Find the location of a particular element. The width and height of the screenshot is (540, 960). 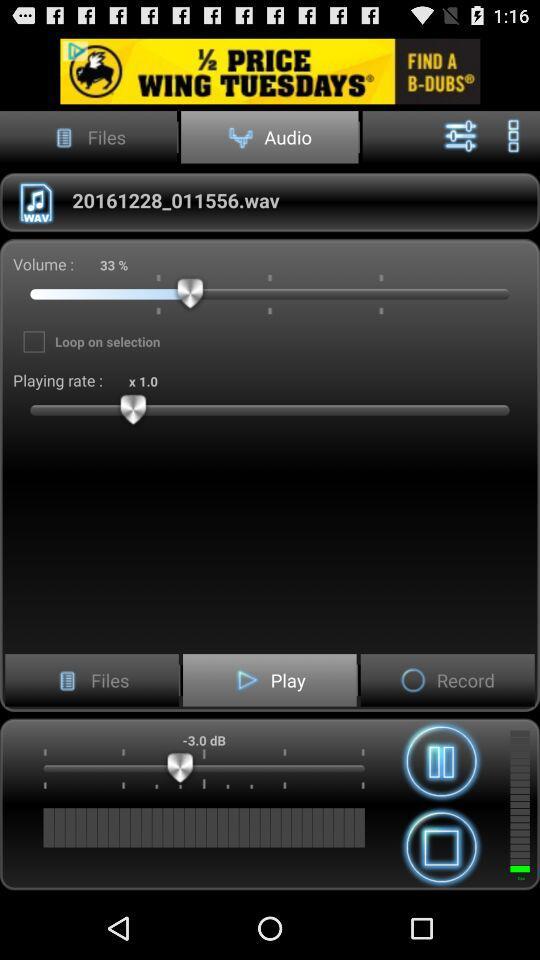

give advertisement information is located at coordinates (270, 71).